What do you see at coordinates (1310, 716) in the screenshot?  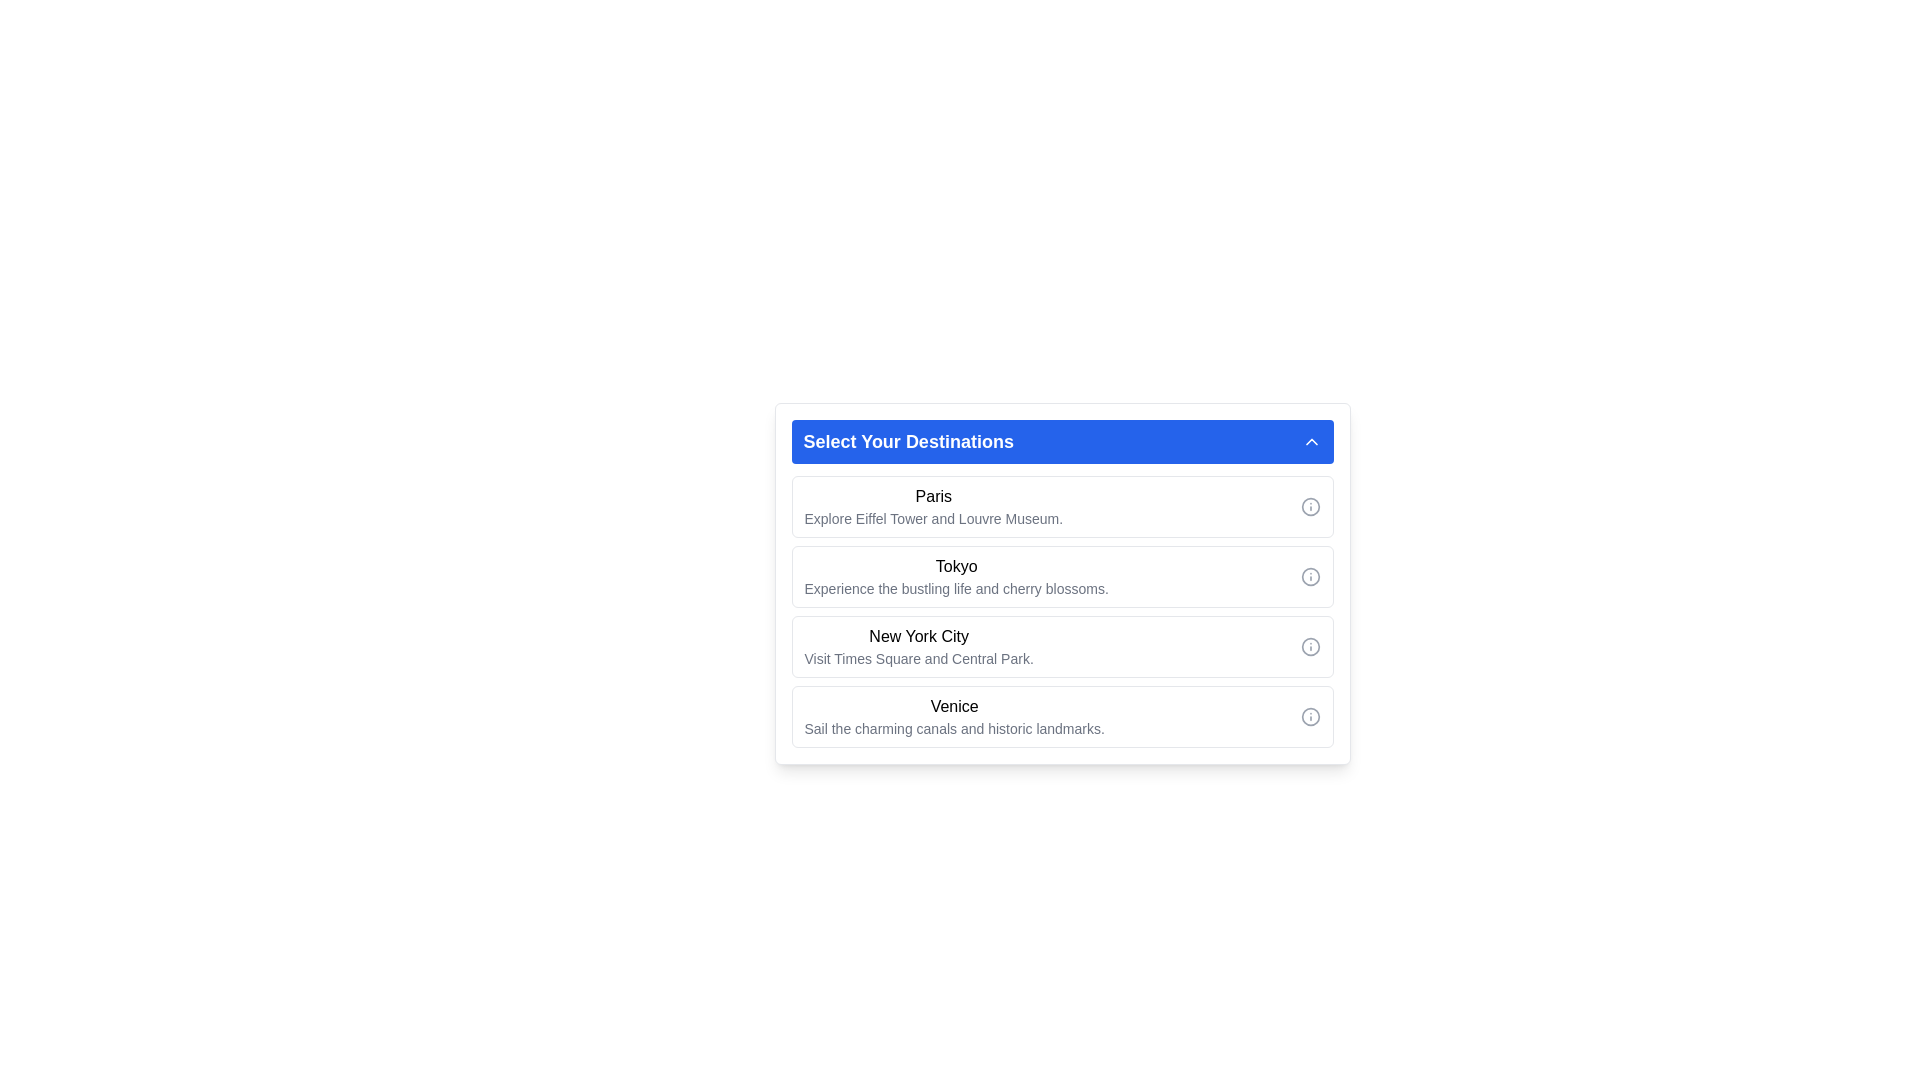 I see `the information icon located at the far-right end of the 'Venice' row in the list of destination options` at bounding box center [1310, 716].